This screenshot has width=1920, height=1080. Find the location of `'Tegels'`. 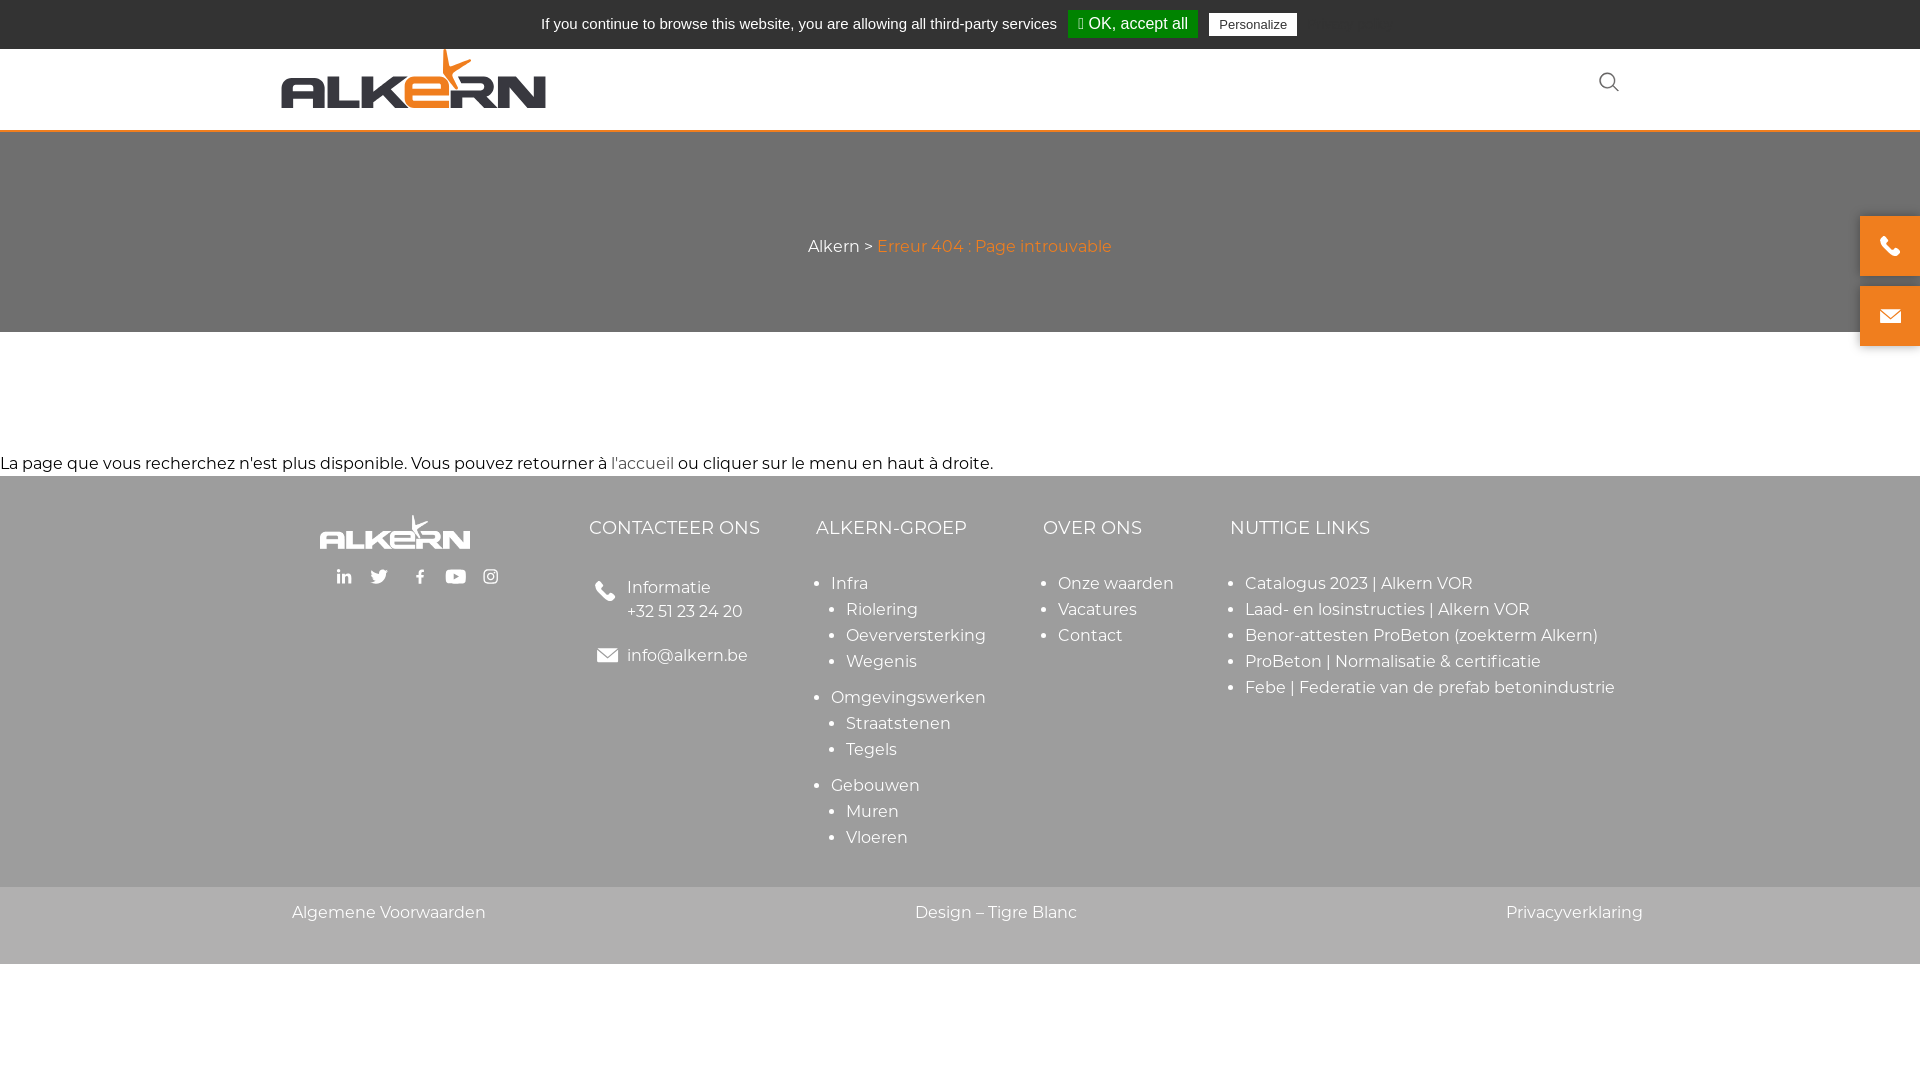

'Tegels' is located at coordinates (871, 749).